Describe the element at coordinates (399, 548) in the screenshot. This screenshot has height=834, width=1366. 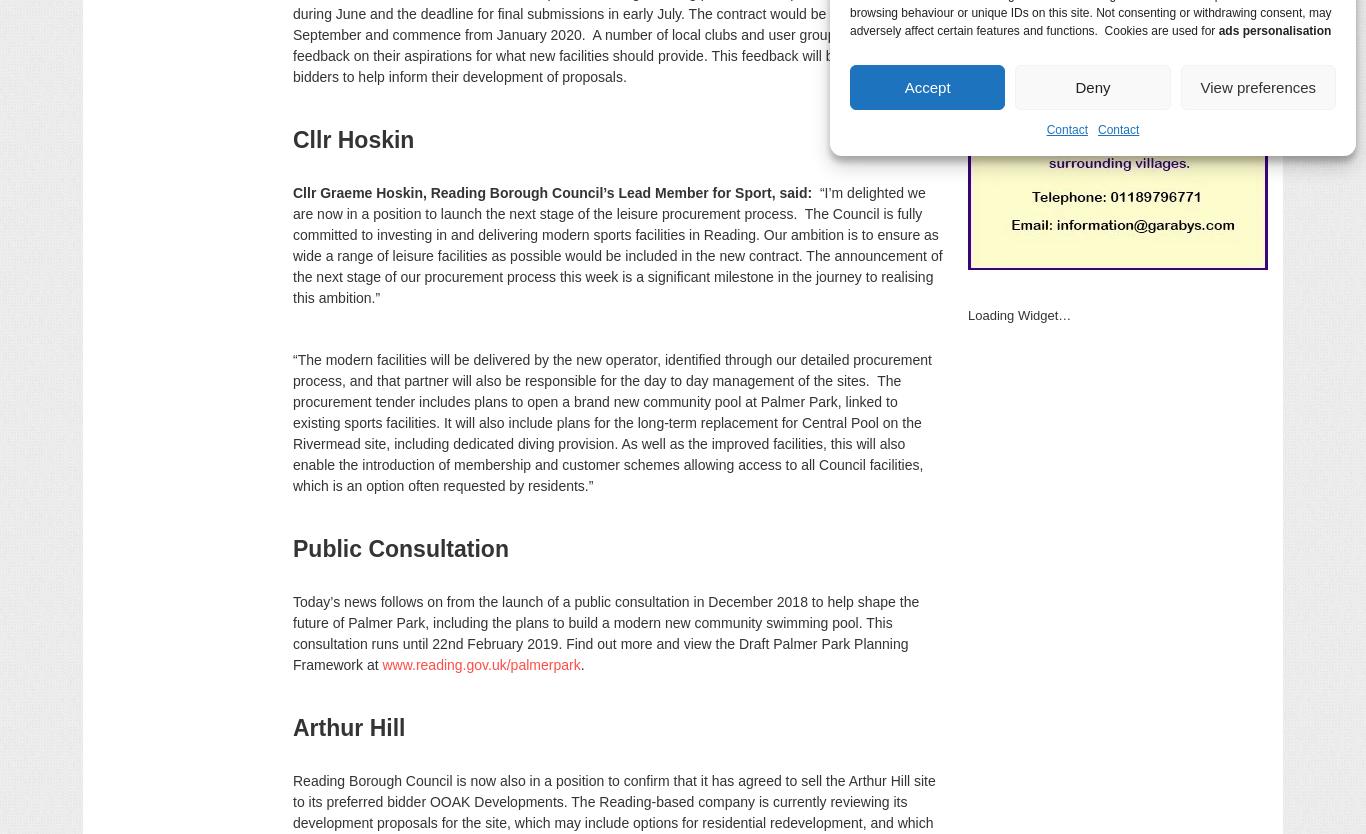
I see `'Public Consultation'` at that location.